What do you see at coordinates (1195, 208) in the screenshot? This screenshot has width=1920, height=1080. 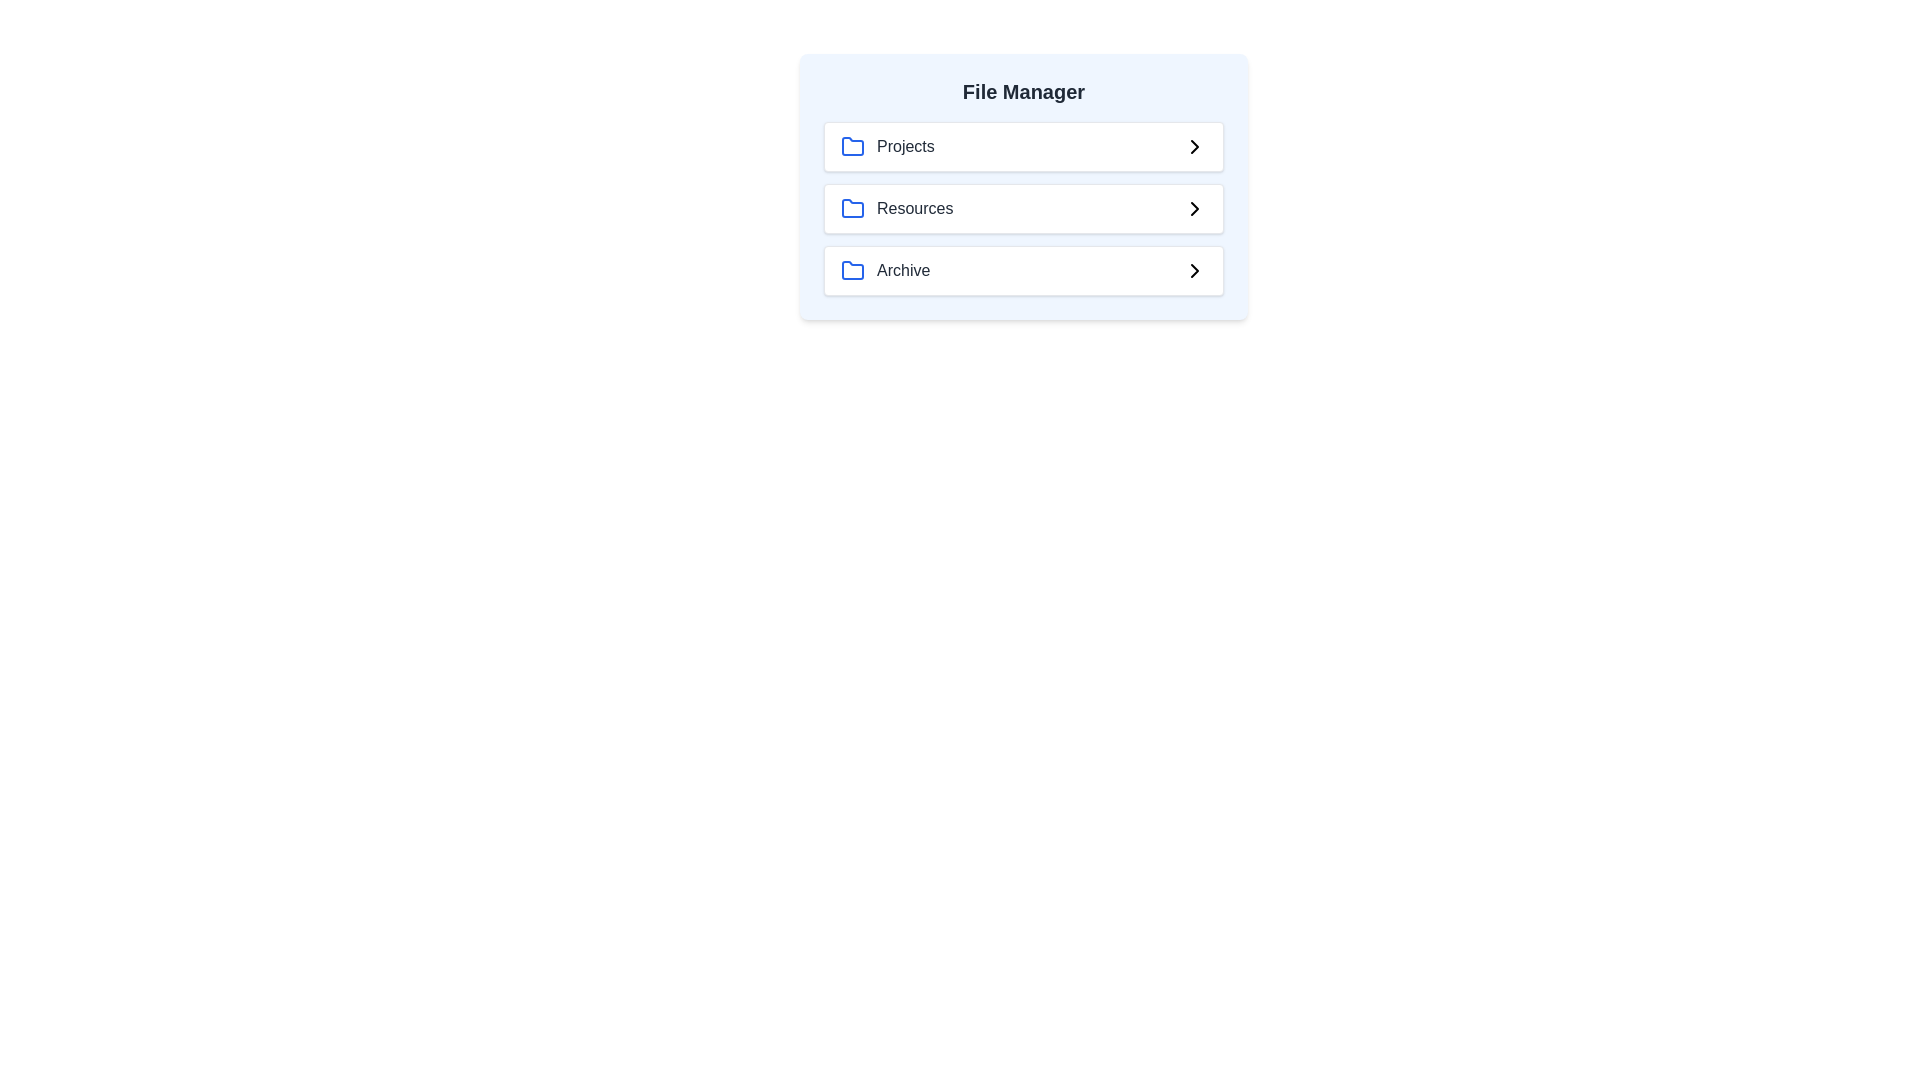 I see `the right-pointing arrow icon of the 'Resources' section in the file manager` at bounding box center [1195, 208].